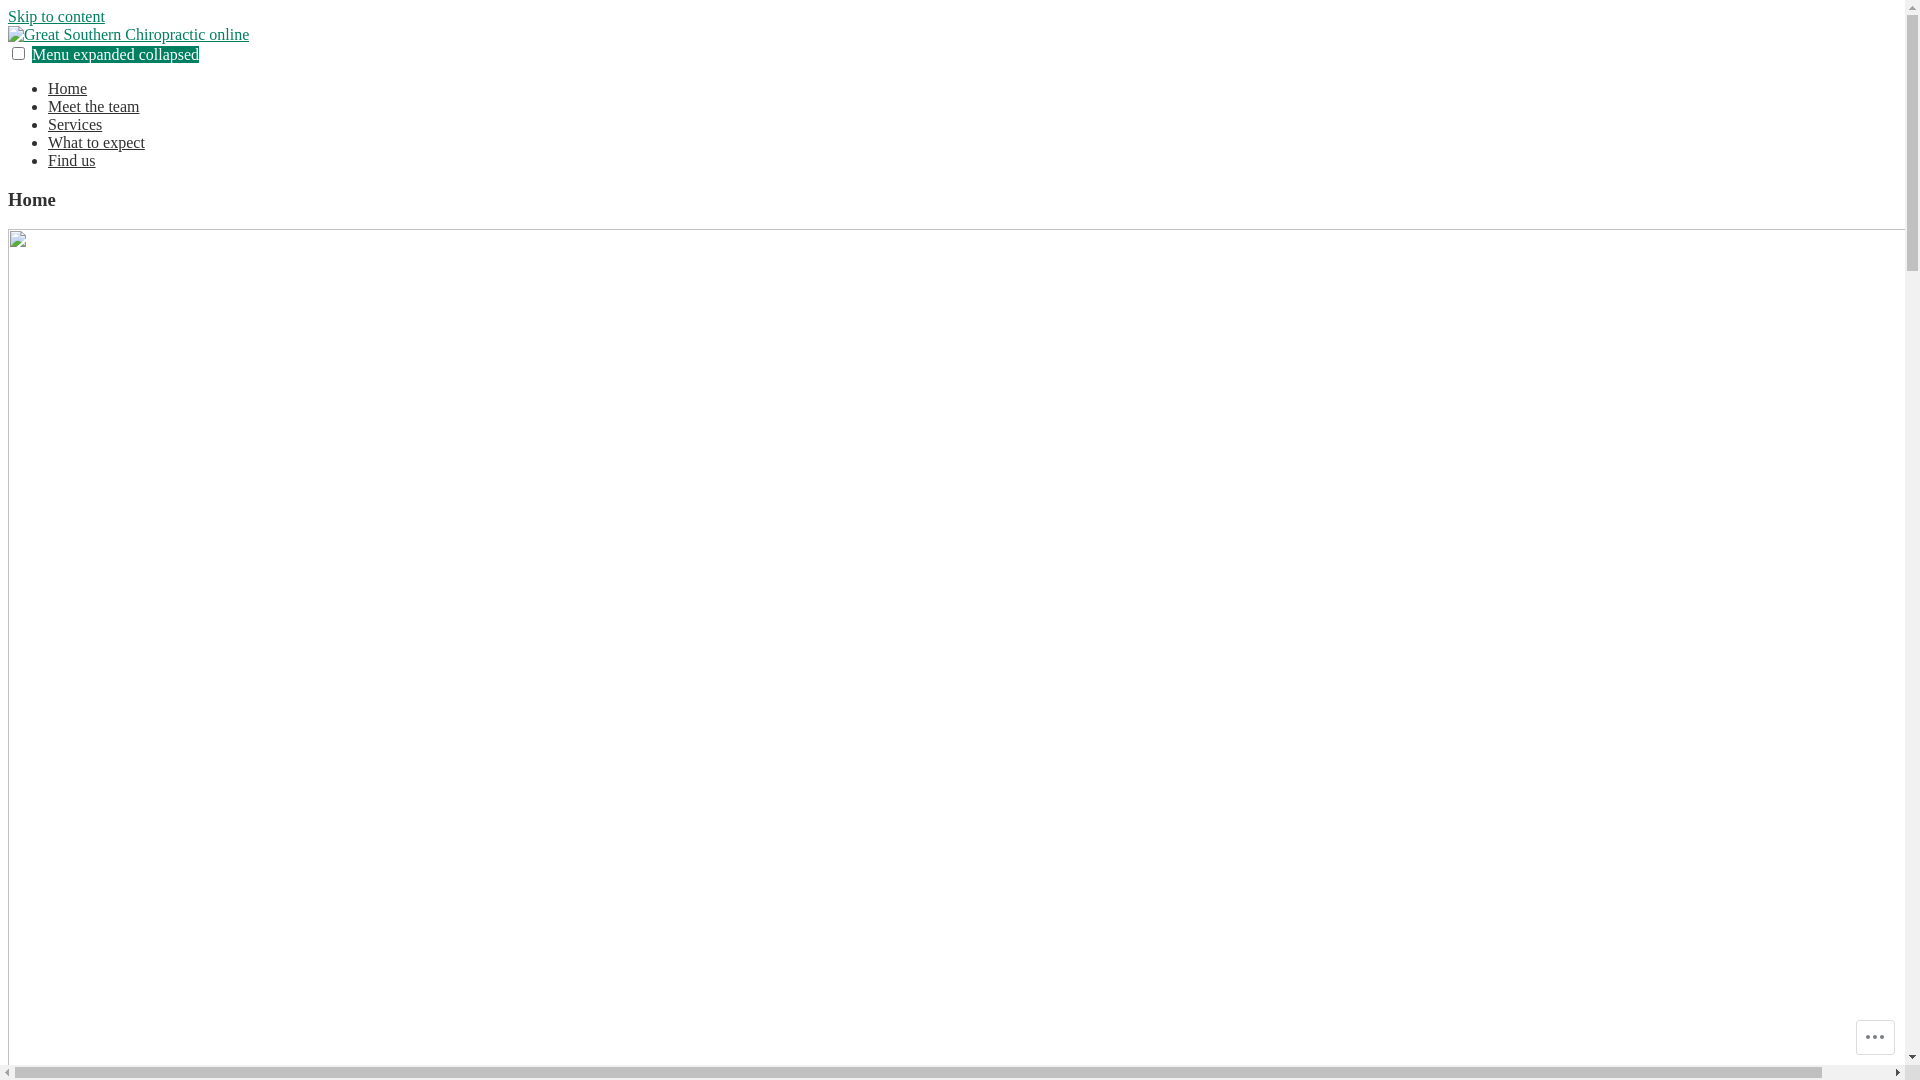 Image resolution: width=1920 pixels, height=1080 pixels. I want to click on 'Skip to content', so click(56, 16).